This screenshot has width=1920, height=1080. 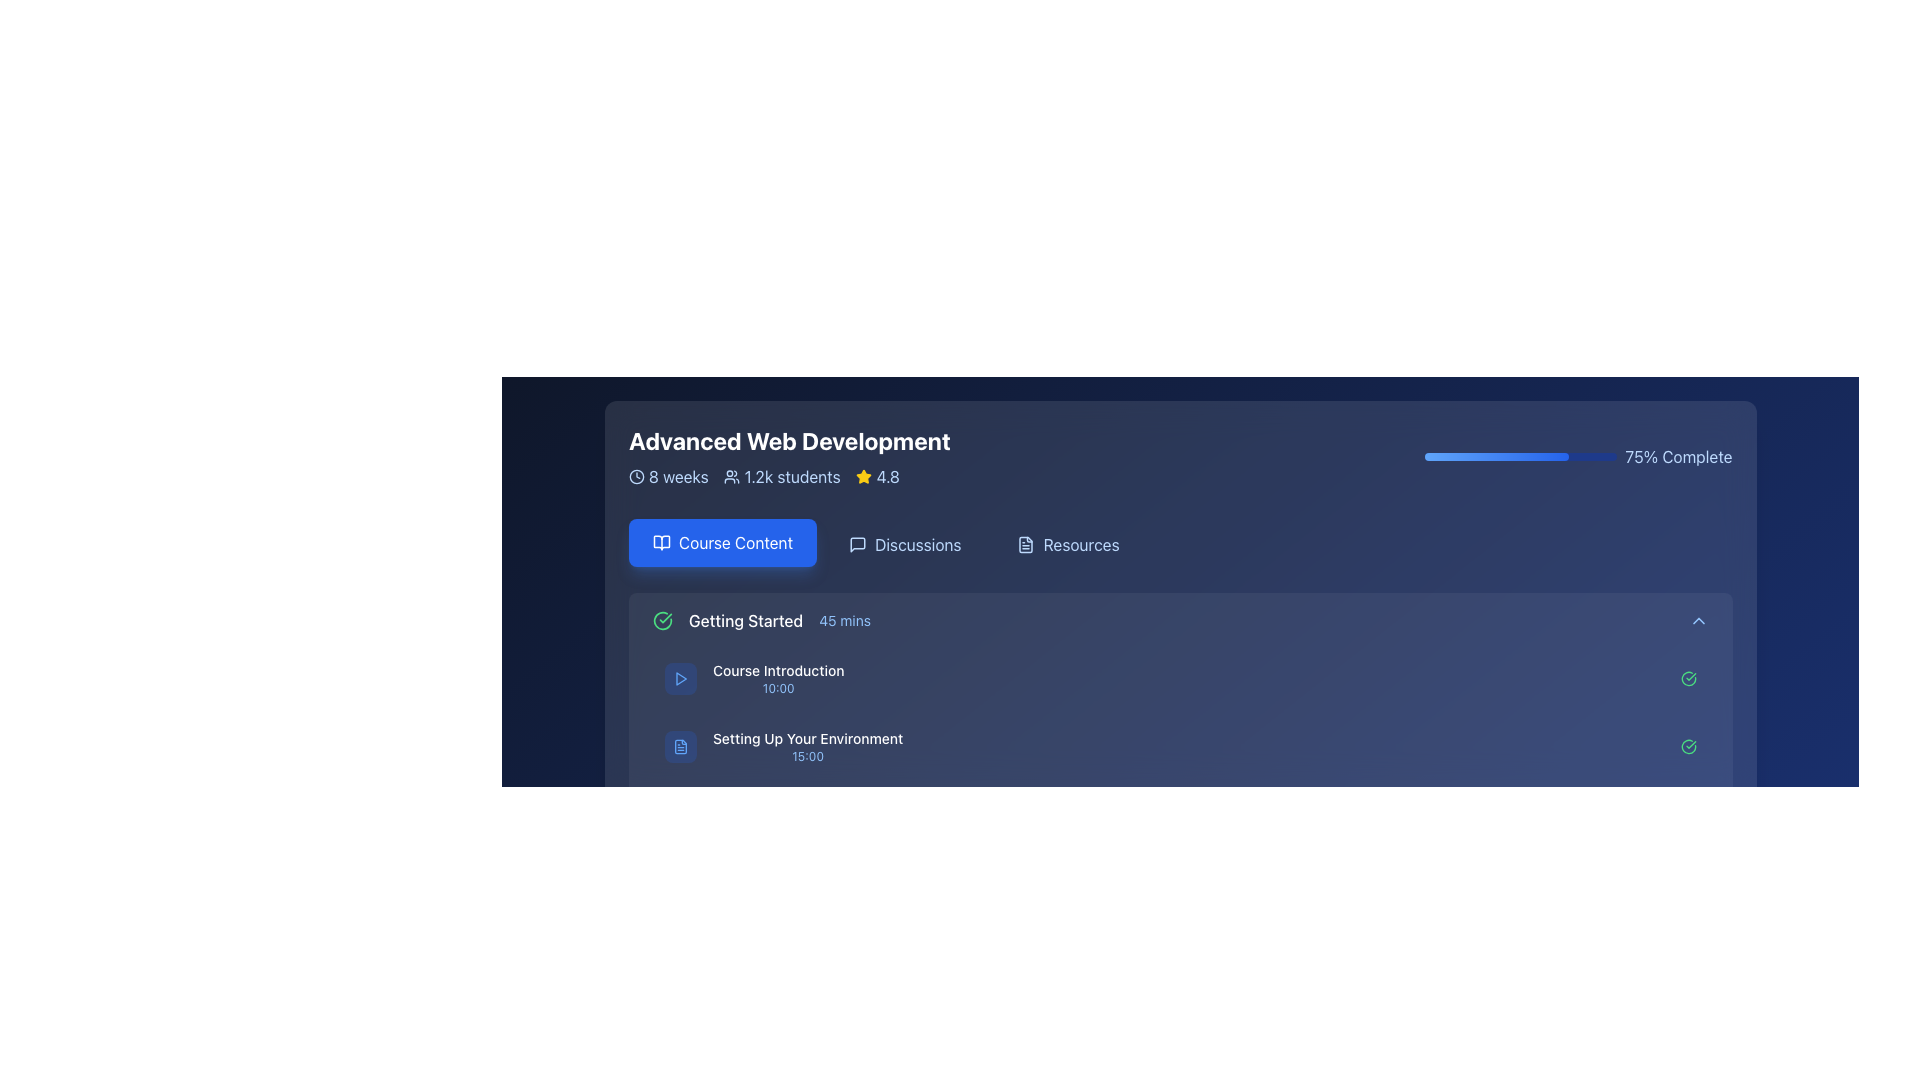 What do you see at coordinates (734, 543) in the screenshot?
I see `the 'Course Content' text label embedded within a blue button in the navigation bar for possible tooltips` at bounding box center [734, 543].